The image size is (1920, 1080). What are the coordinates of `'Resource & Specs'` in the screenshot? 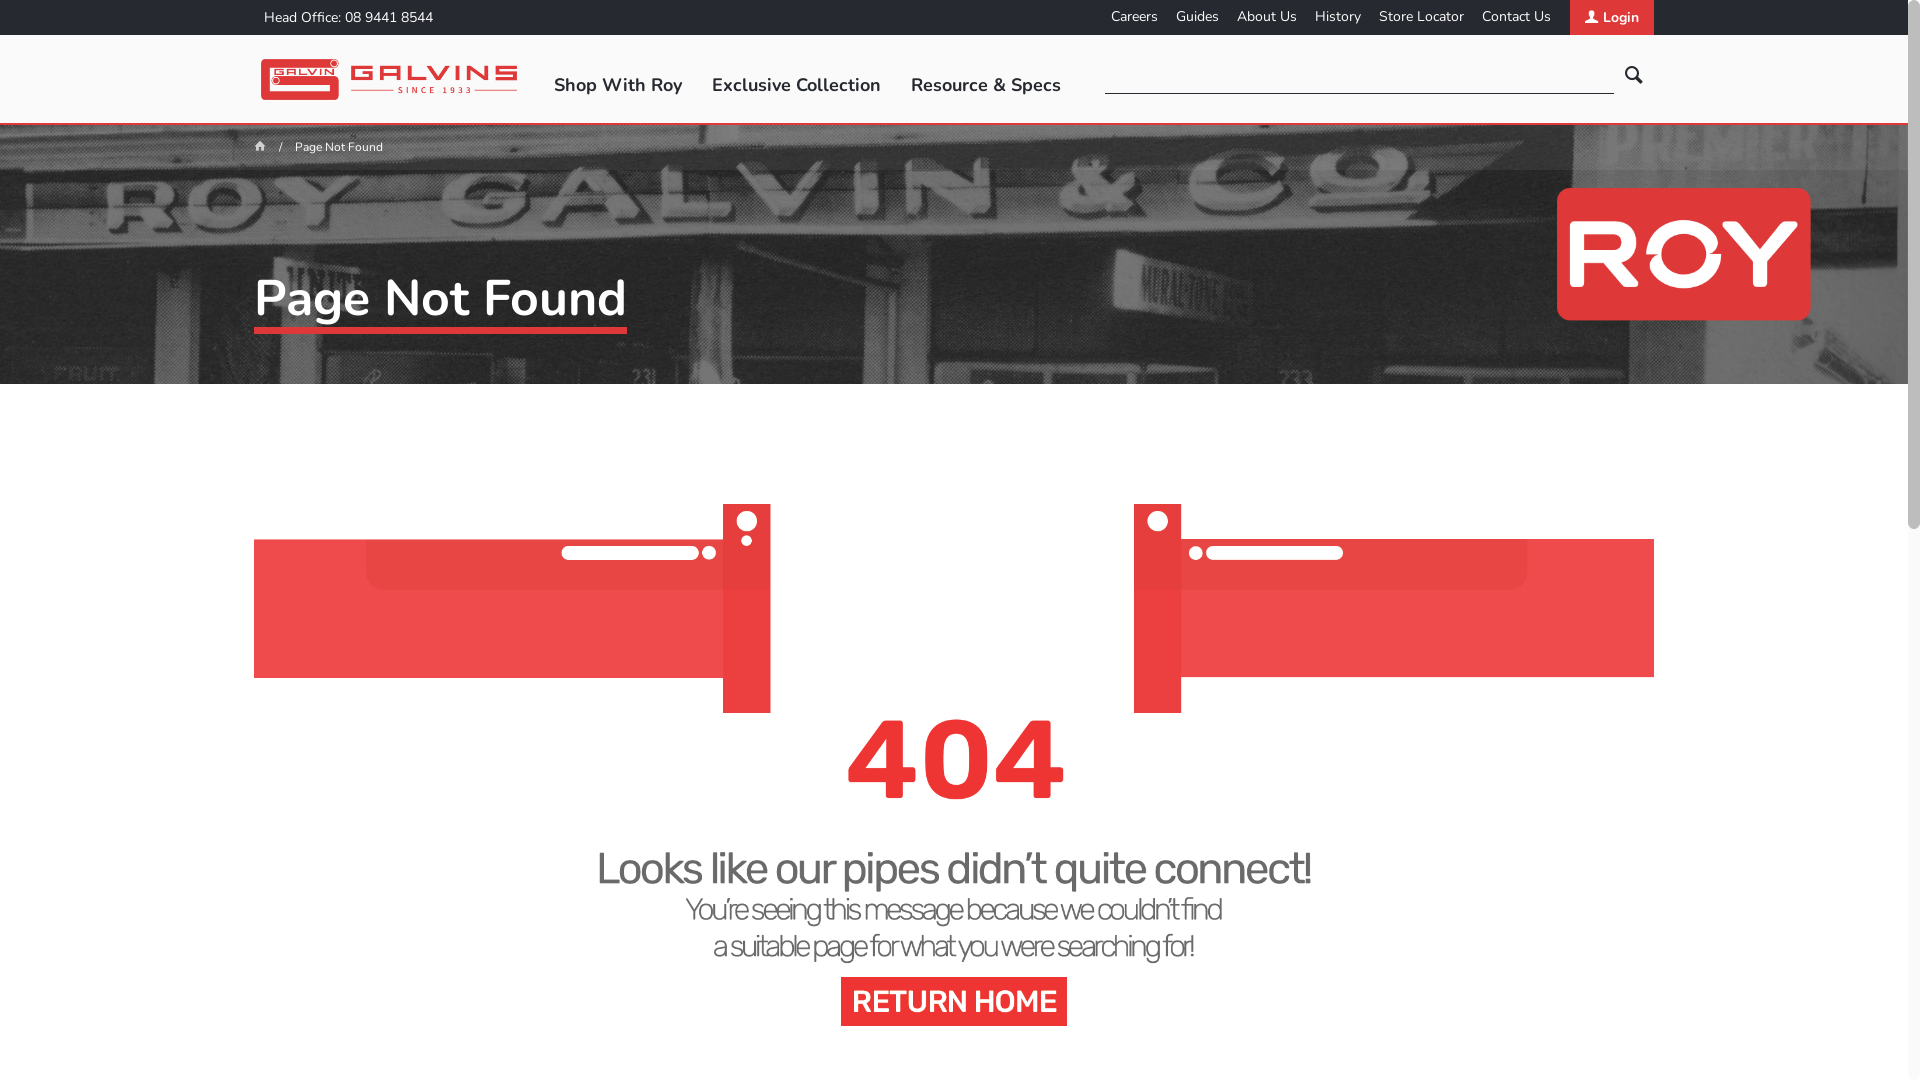 It's located at (895, 84).